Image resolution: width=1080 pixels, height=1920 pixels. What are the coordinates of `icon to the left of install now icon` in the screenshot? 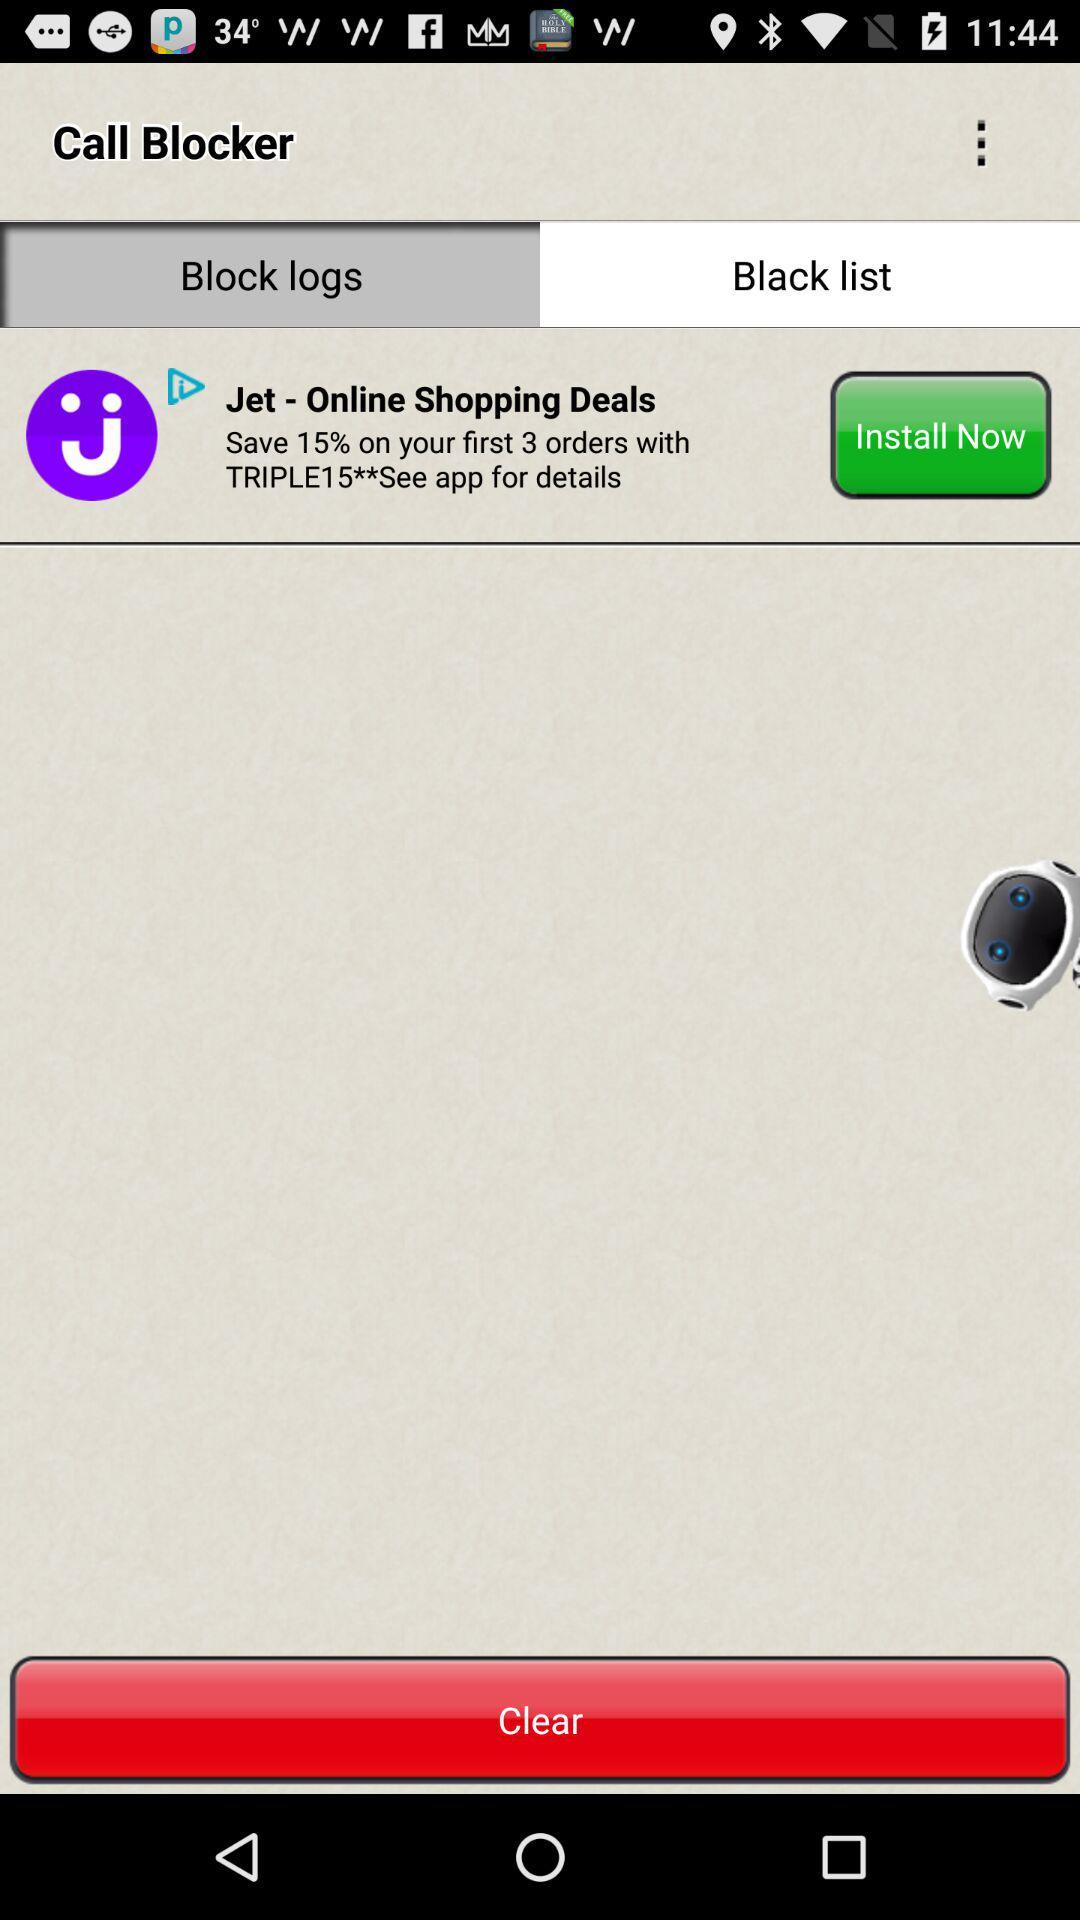 It's located at (439, 398).